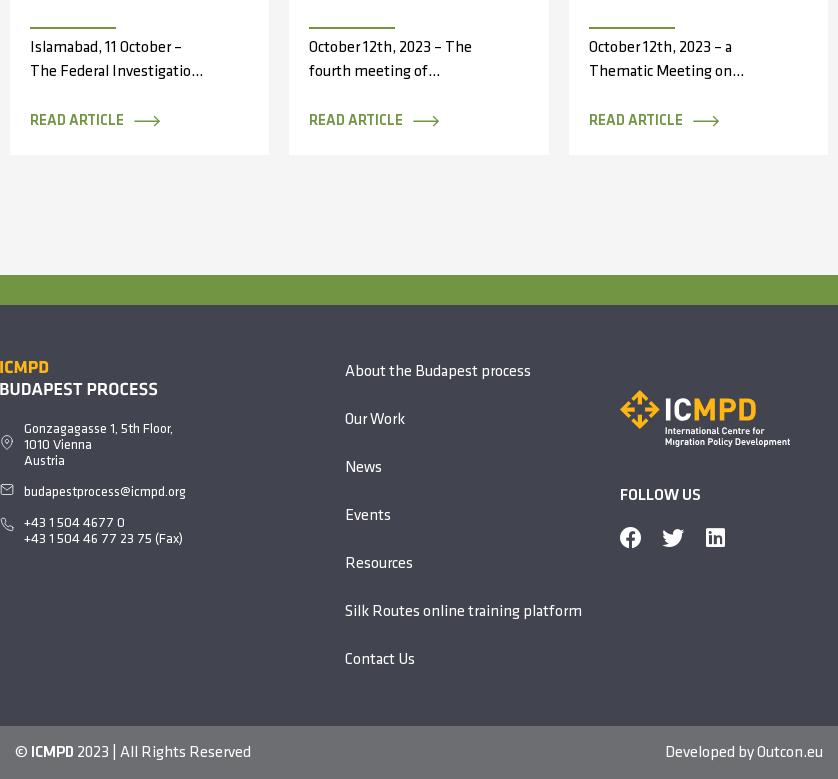 Image resolution: width=838 pixels, height=779 pixels. What do you see at coordinates (438, 371) in the screenshot?
I see `'About the Budapest process'` at bounding box center [438, 371].